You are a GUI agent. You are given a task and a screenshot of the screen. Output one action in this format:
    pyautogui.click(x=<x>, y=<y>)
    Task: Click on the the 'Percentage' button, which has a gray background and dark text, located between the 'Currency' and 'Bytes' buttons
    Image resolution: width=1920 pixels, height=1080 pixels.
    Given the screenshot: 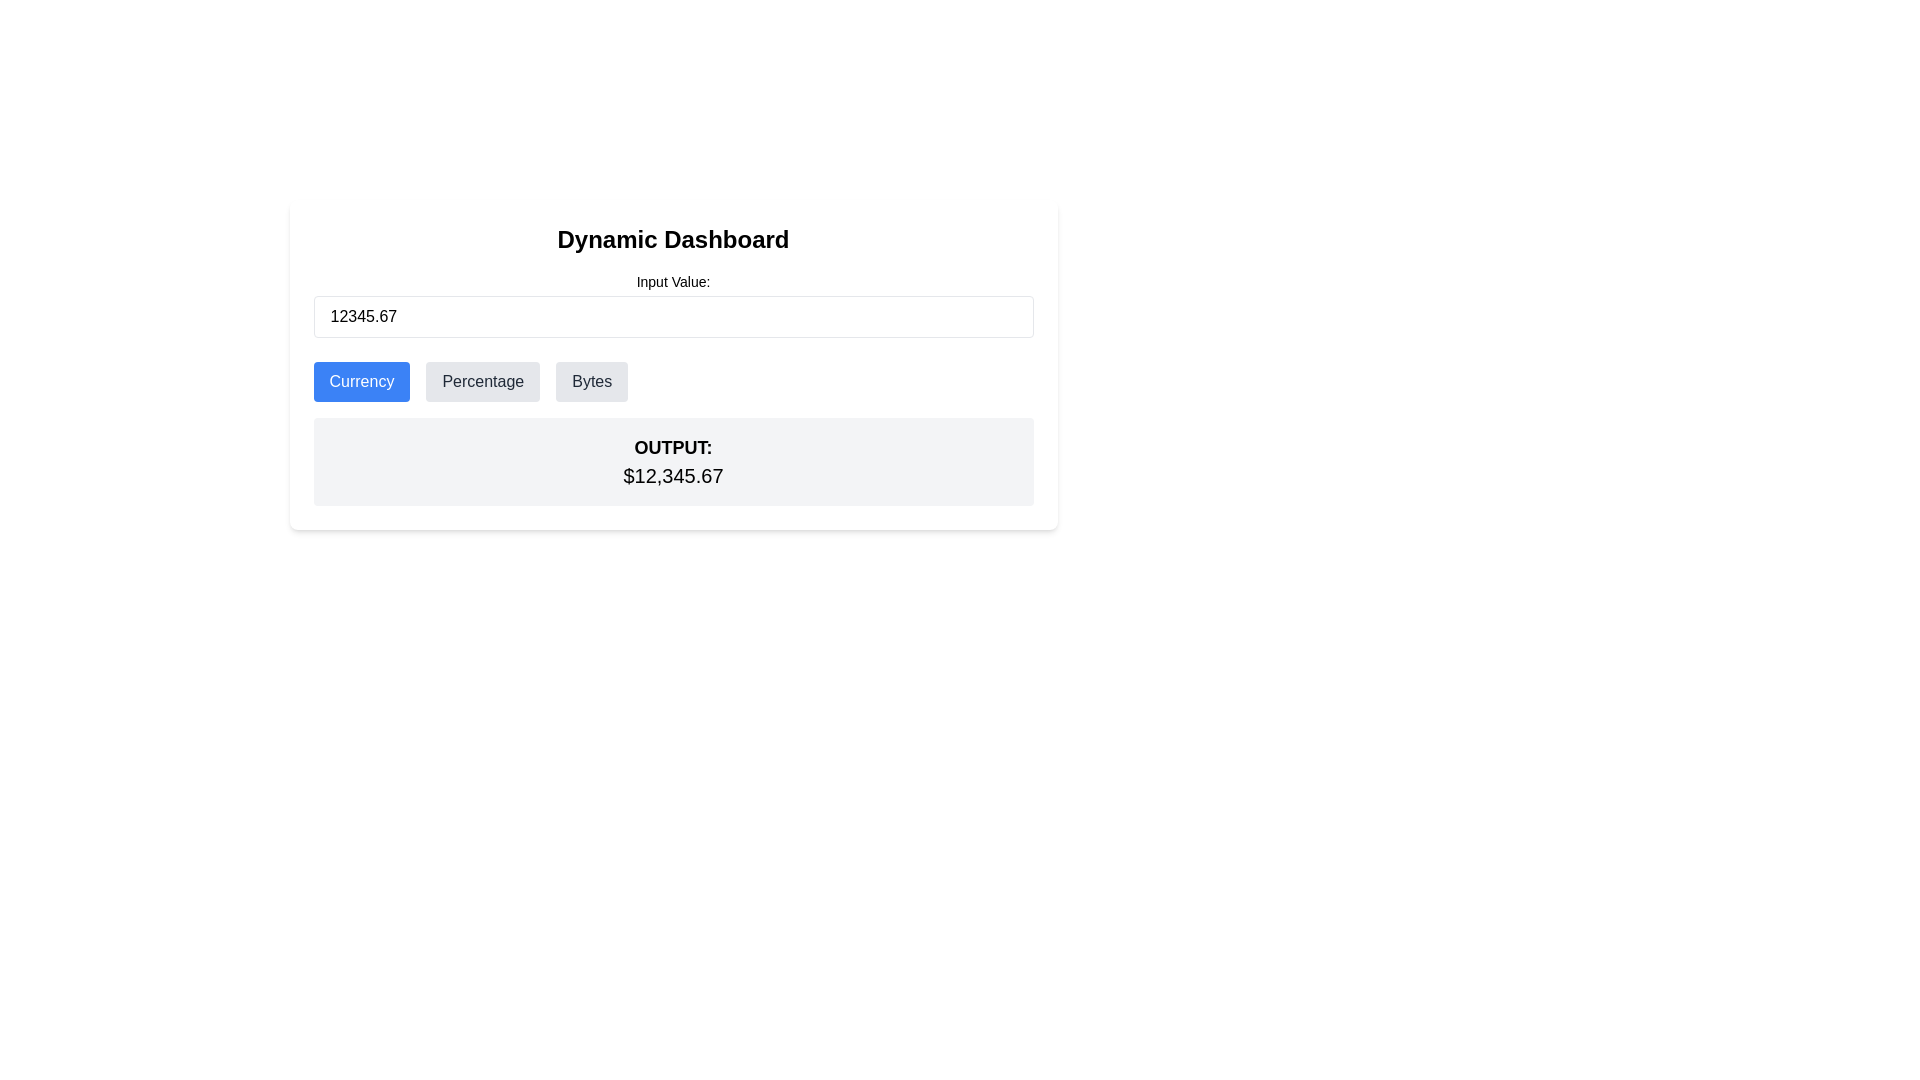 What is the action you would take?
    pyautogui.click(x=483, y=381)
    